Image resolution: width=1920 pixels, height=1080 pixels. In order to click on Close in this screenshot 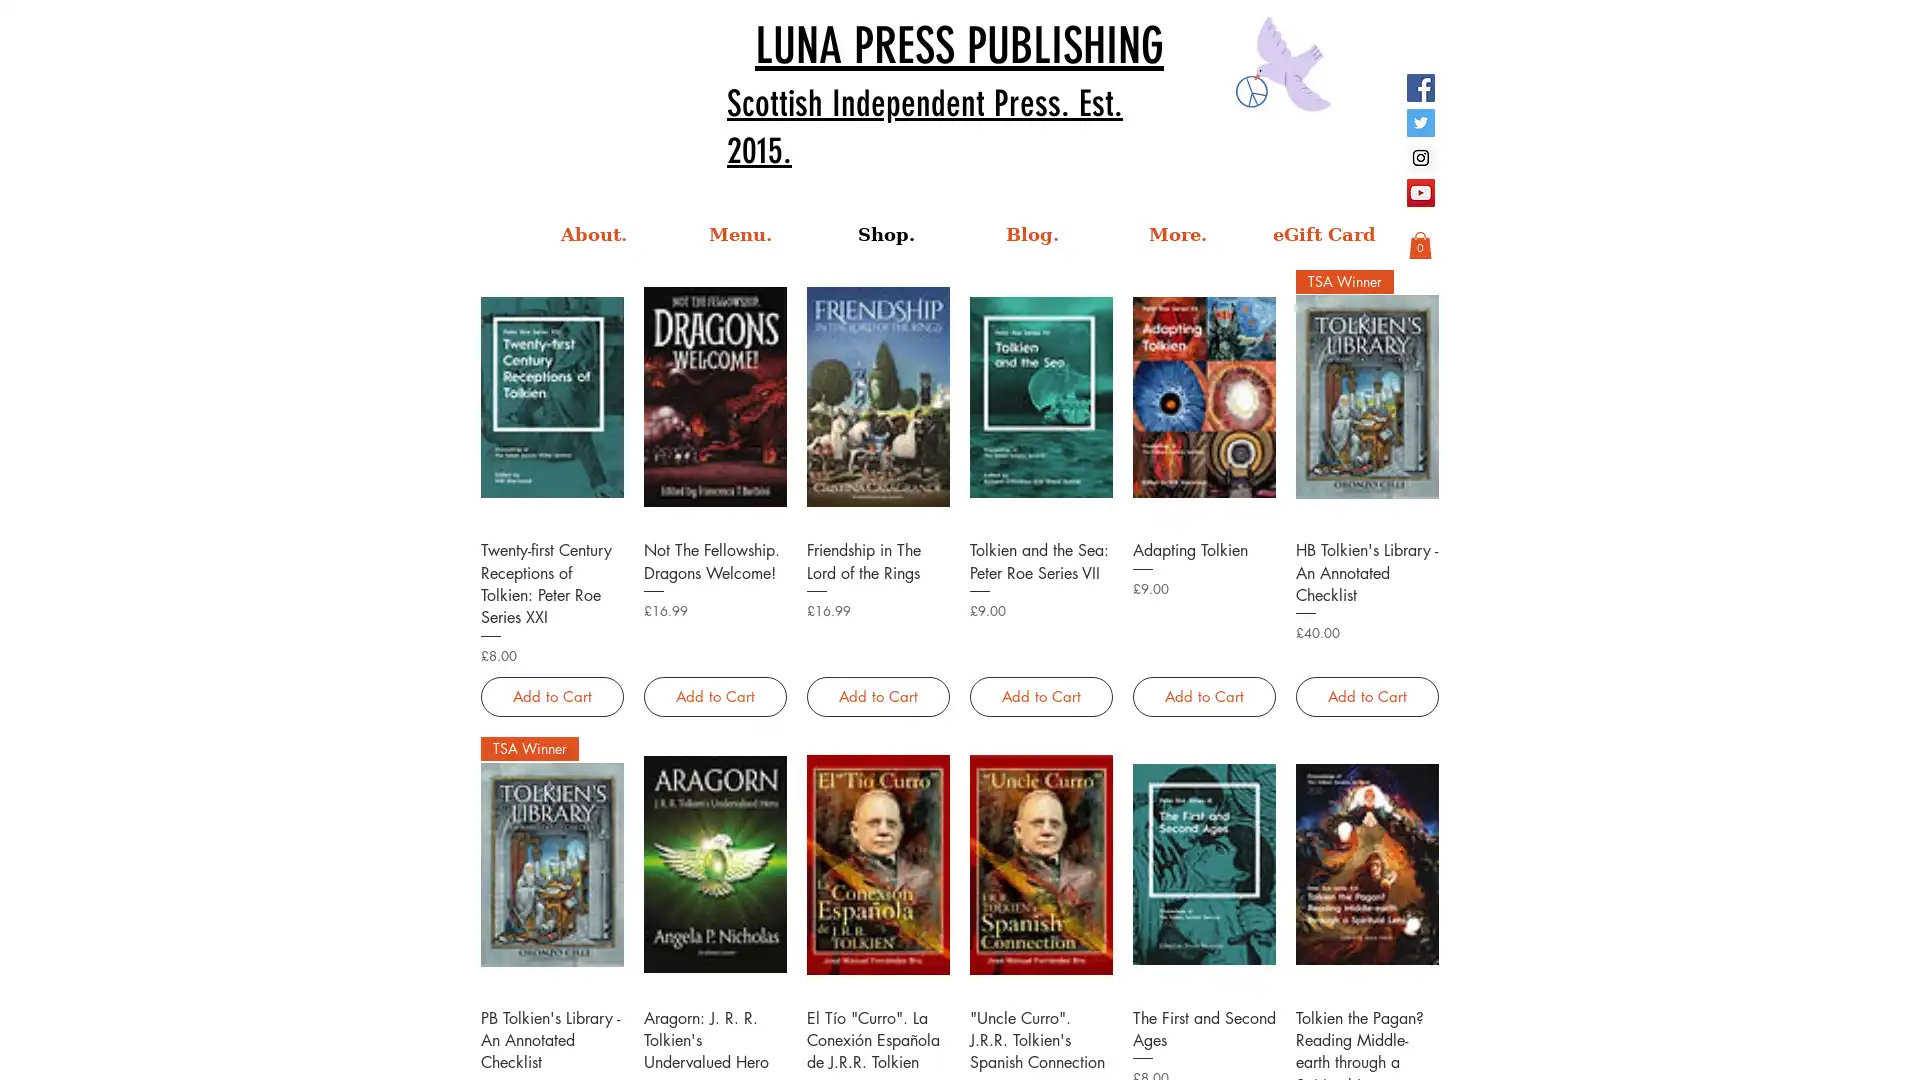, I will do `click(1895, 1047)`.